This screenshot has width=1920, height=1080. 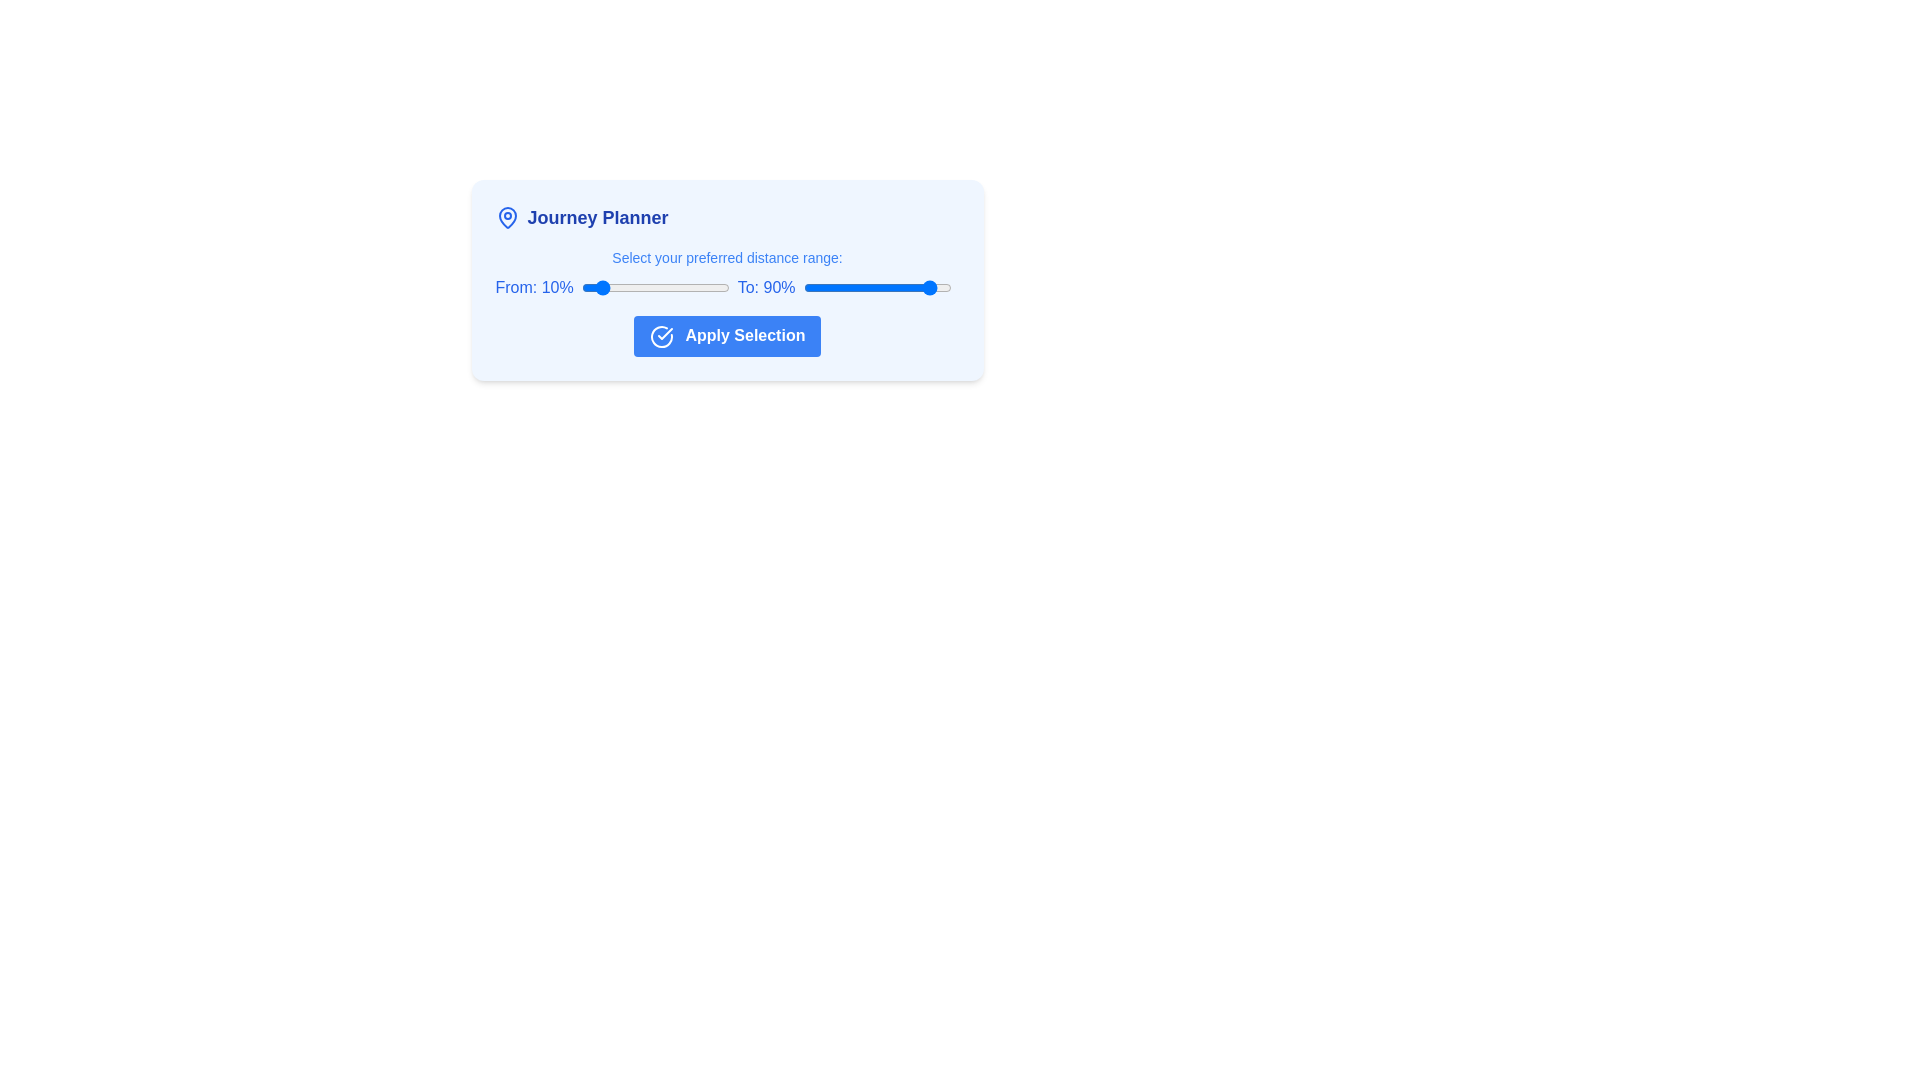 What do you see at coordinates (898, 288) in the screenshot?
I see `the slider value` at bounding box center [898, 288].